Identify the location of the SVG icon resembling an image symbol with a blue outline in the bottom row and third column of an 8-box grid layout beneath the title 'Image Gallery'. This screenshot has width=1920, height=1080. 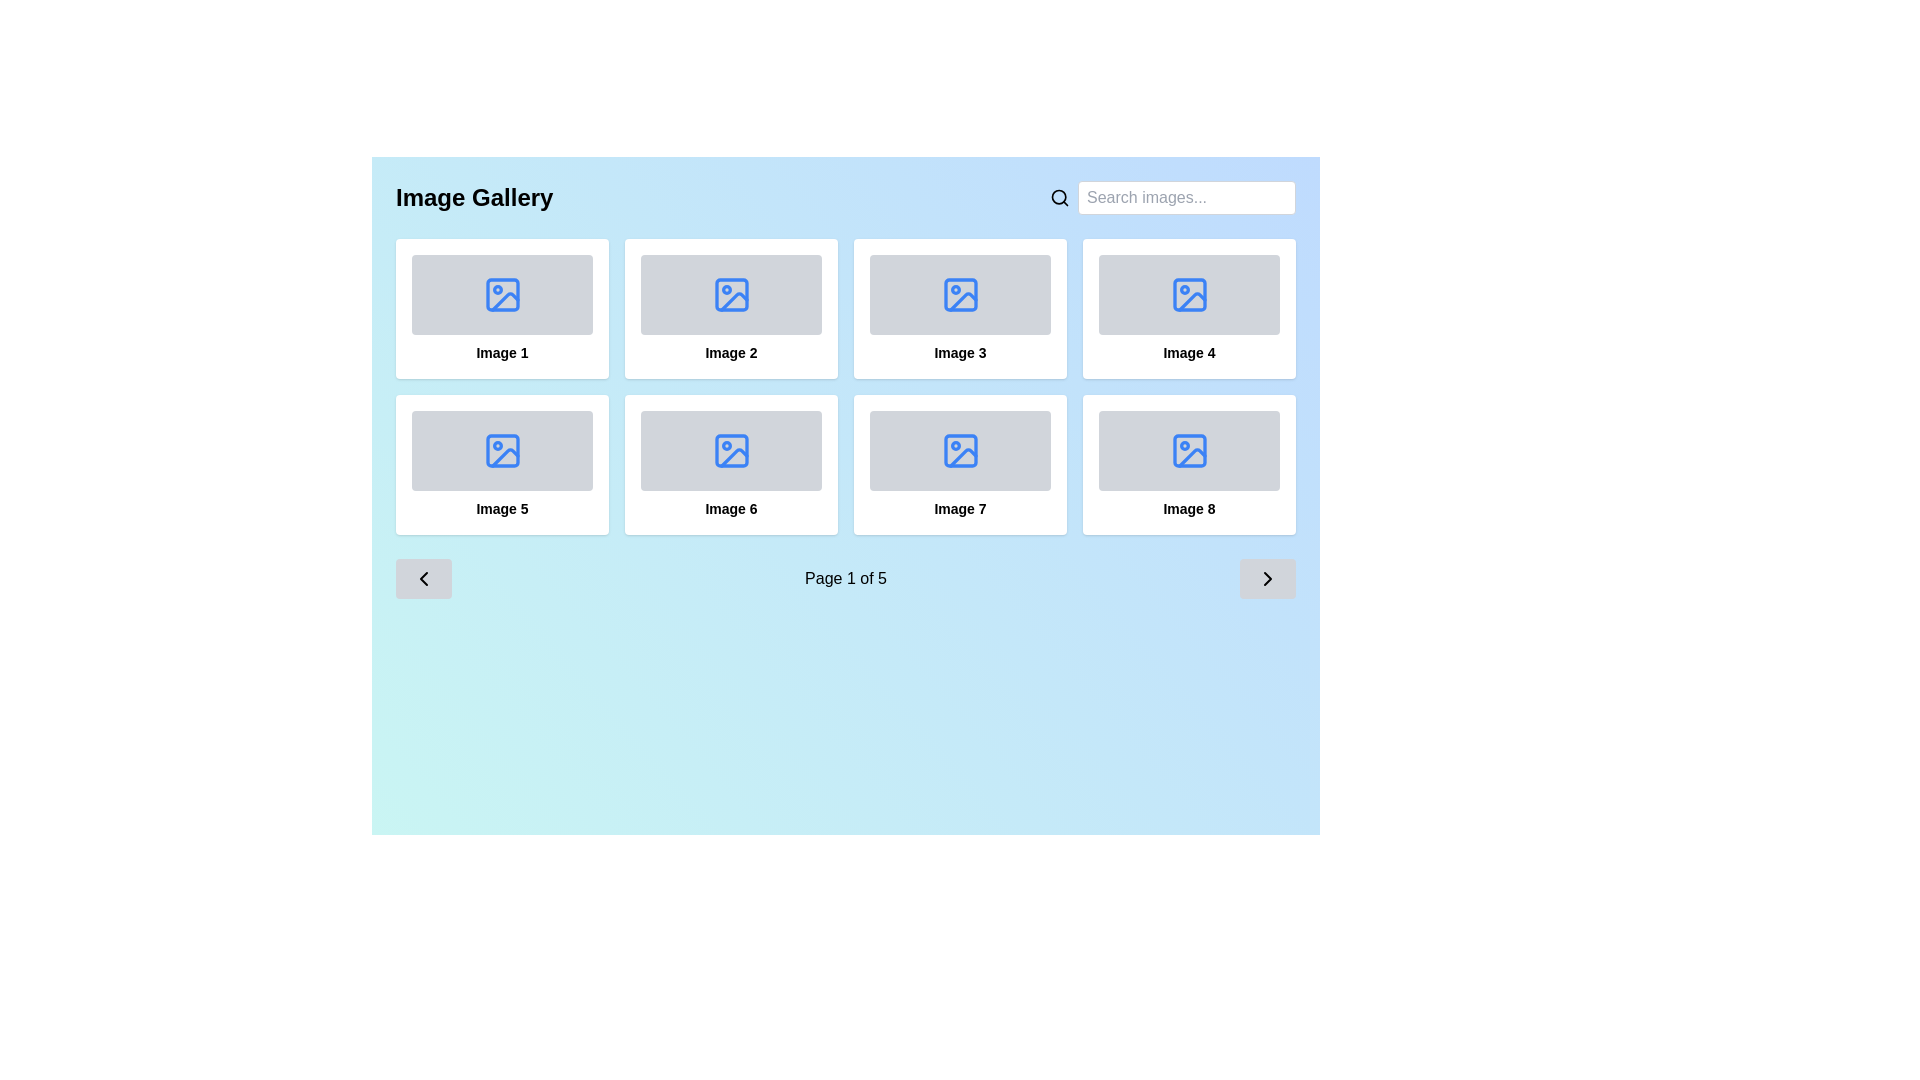
(960, 451).